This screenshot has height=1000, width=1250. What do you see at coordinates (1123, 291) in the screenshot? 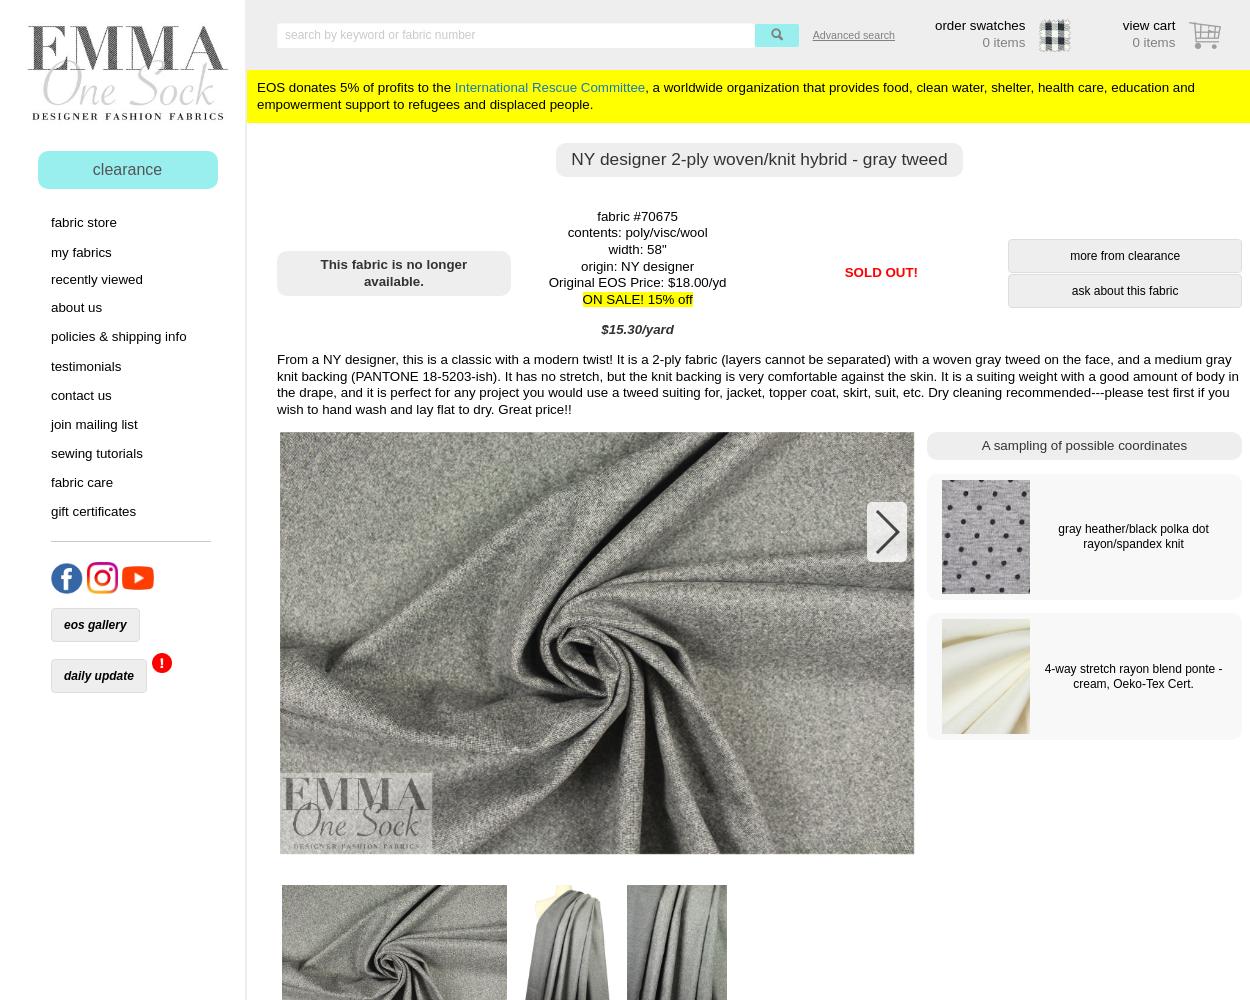
I see `'ask about this fabric'` at bounding box center [1123, 291].